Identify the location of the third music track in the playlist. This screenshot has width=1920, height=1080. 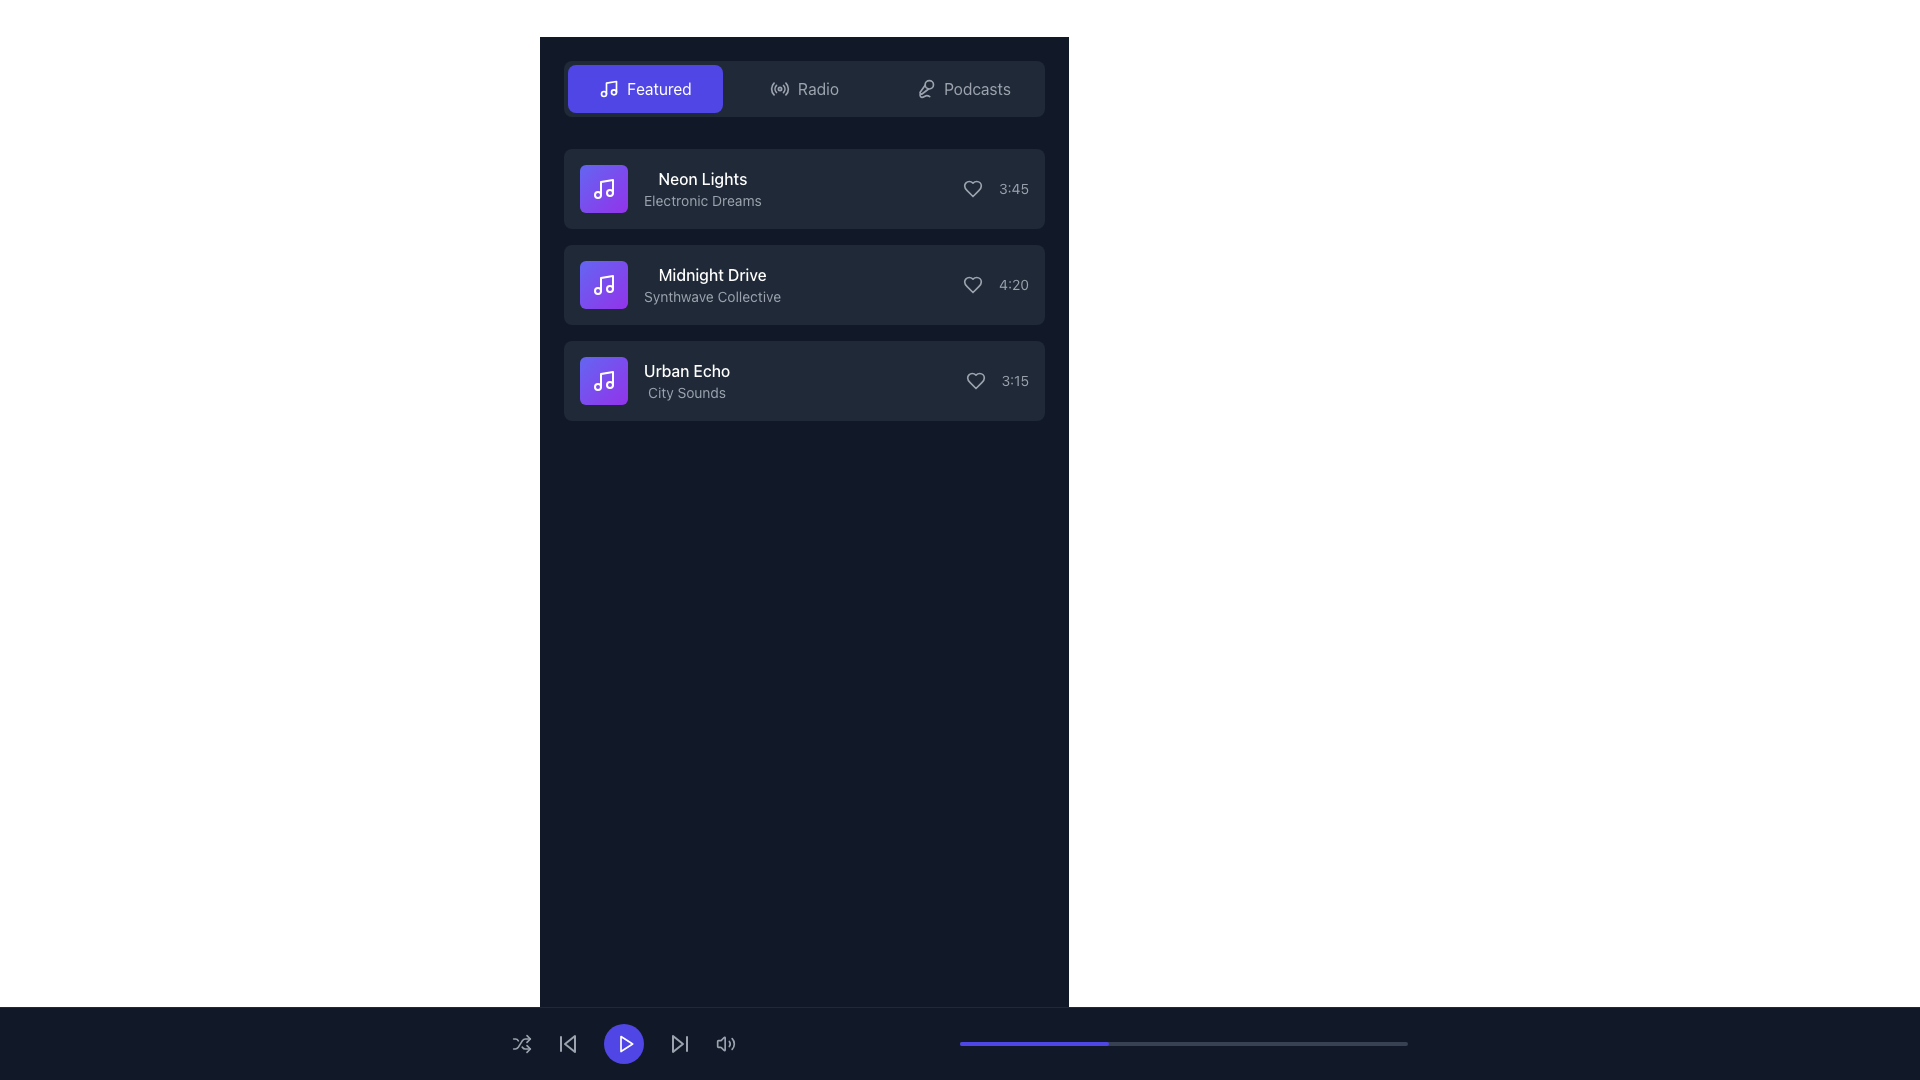
(804, 381).